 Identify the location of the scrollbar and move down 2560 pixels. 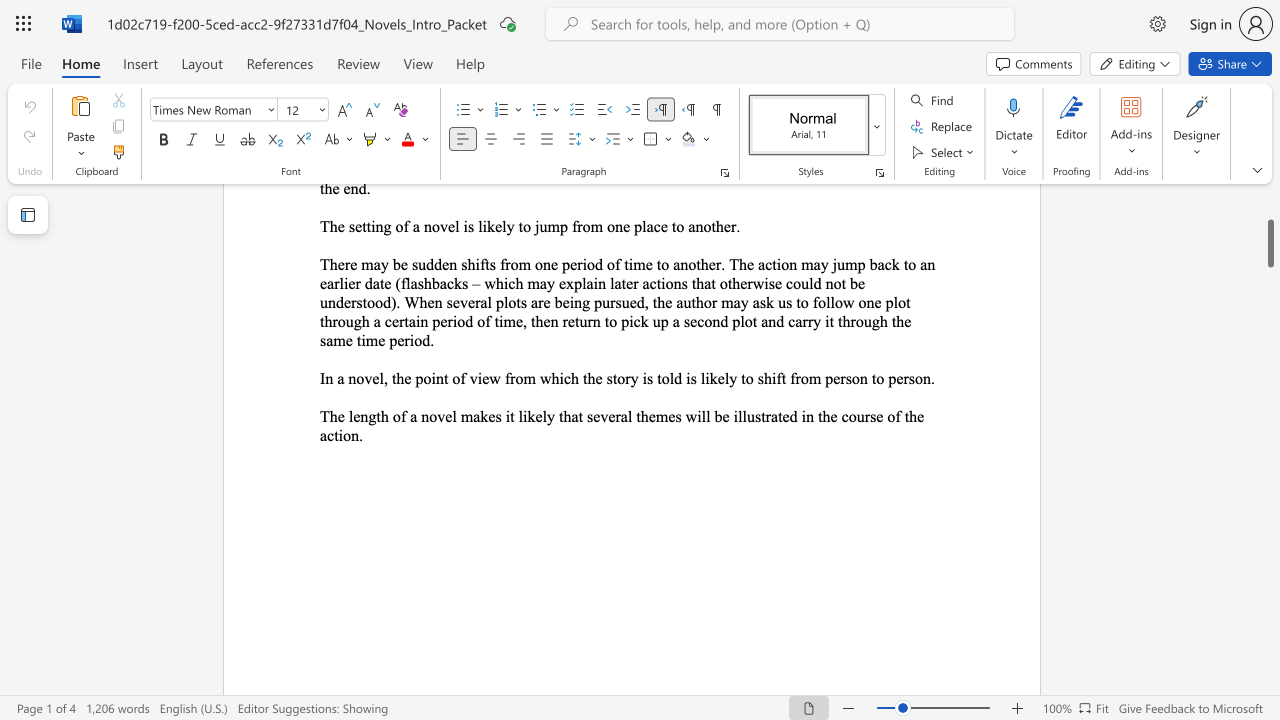
(1269, 243).